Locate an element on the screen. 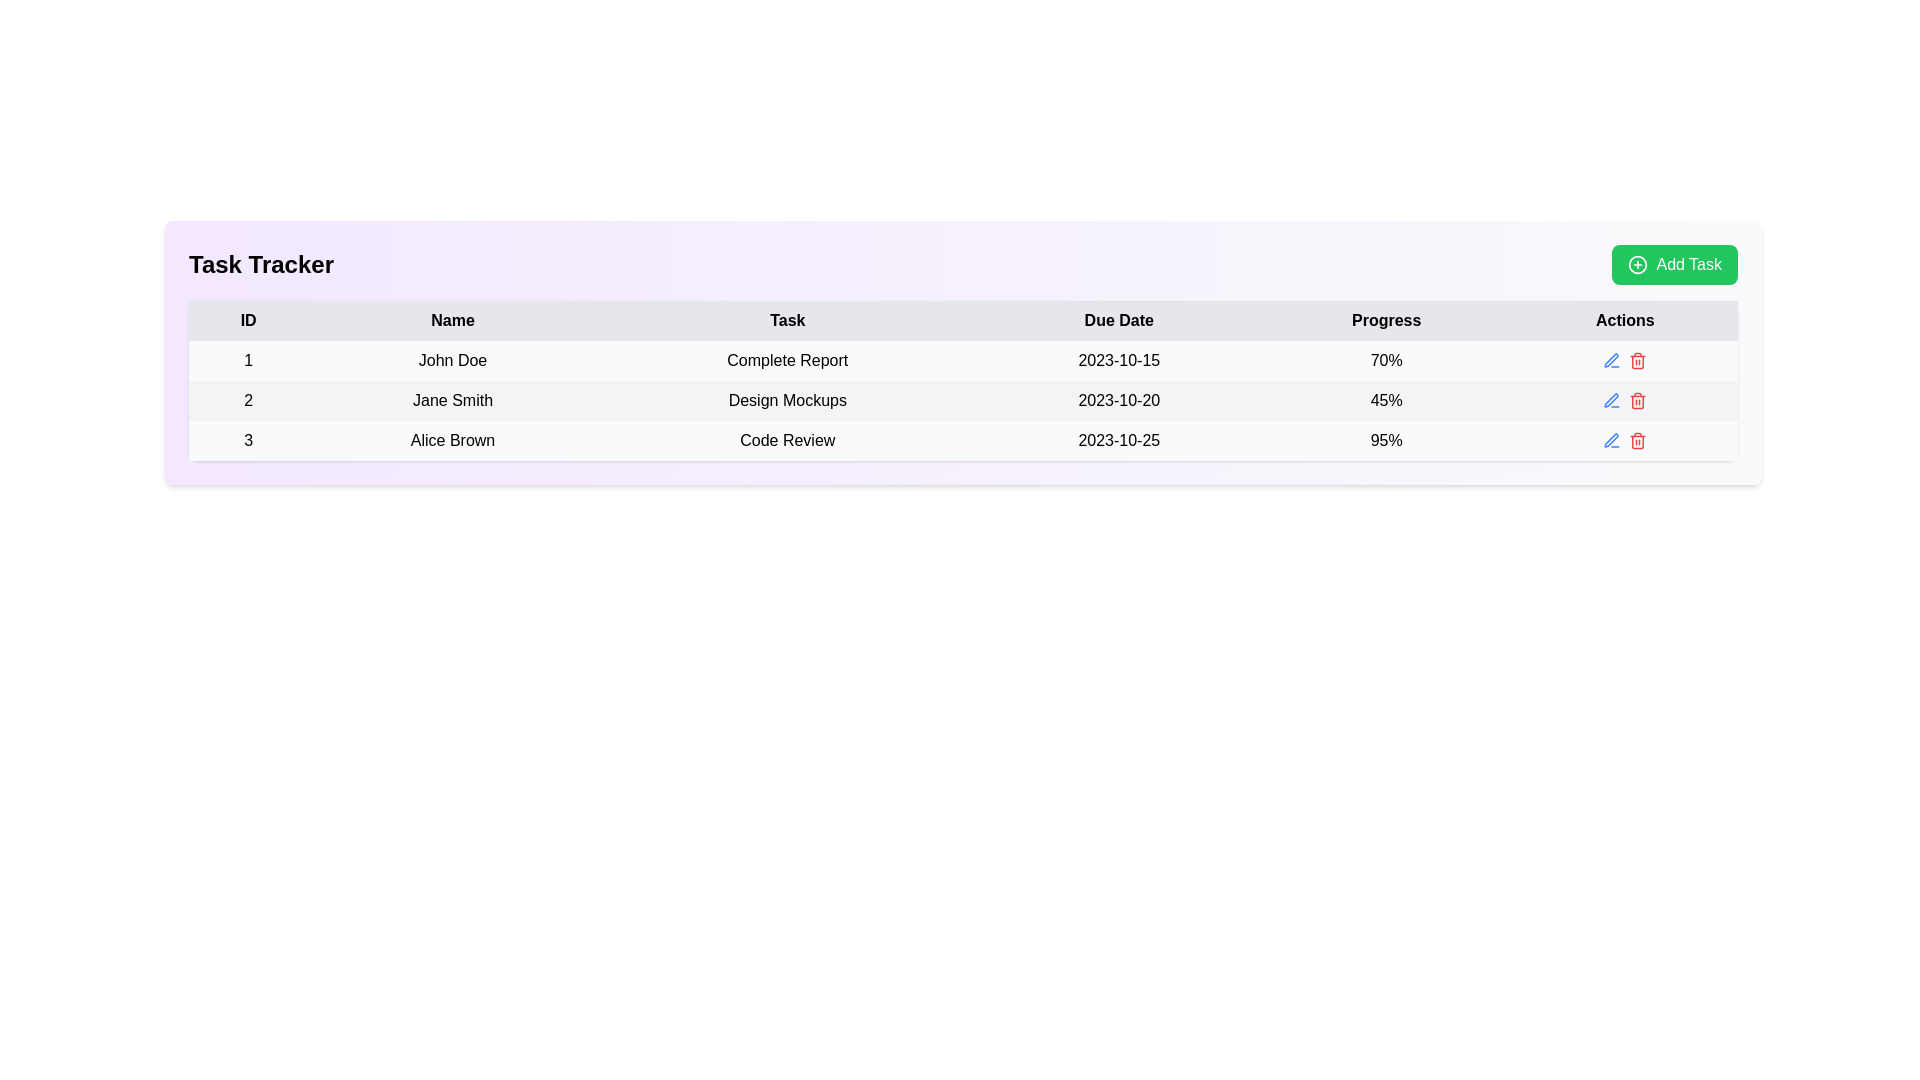 The width and height of the screenshot is (1920, 1080). the delete icon button located in the 'Actions' column of the row for the task 'Design Mockups' is located at coordinates (1637, 401).